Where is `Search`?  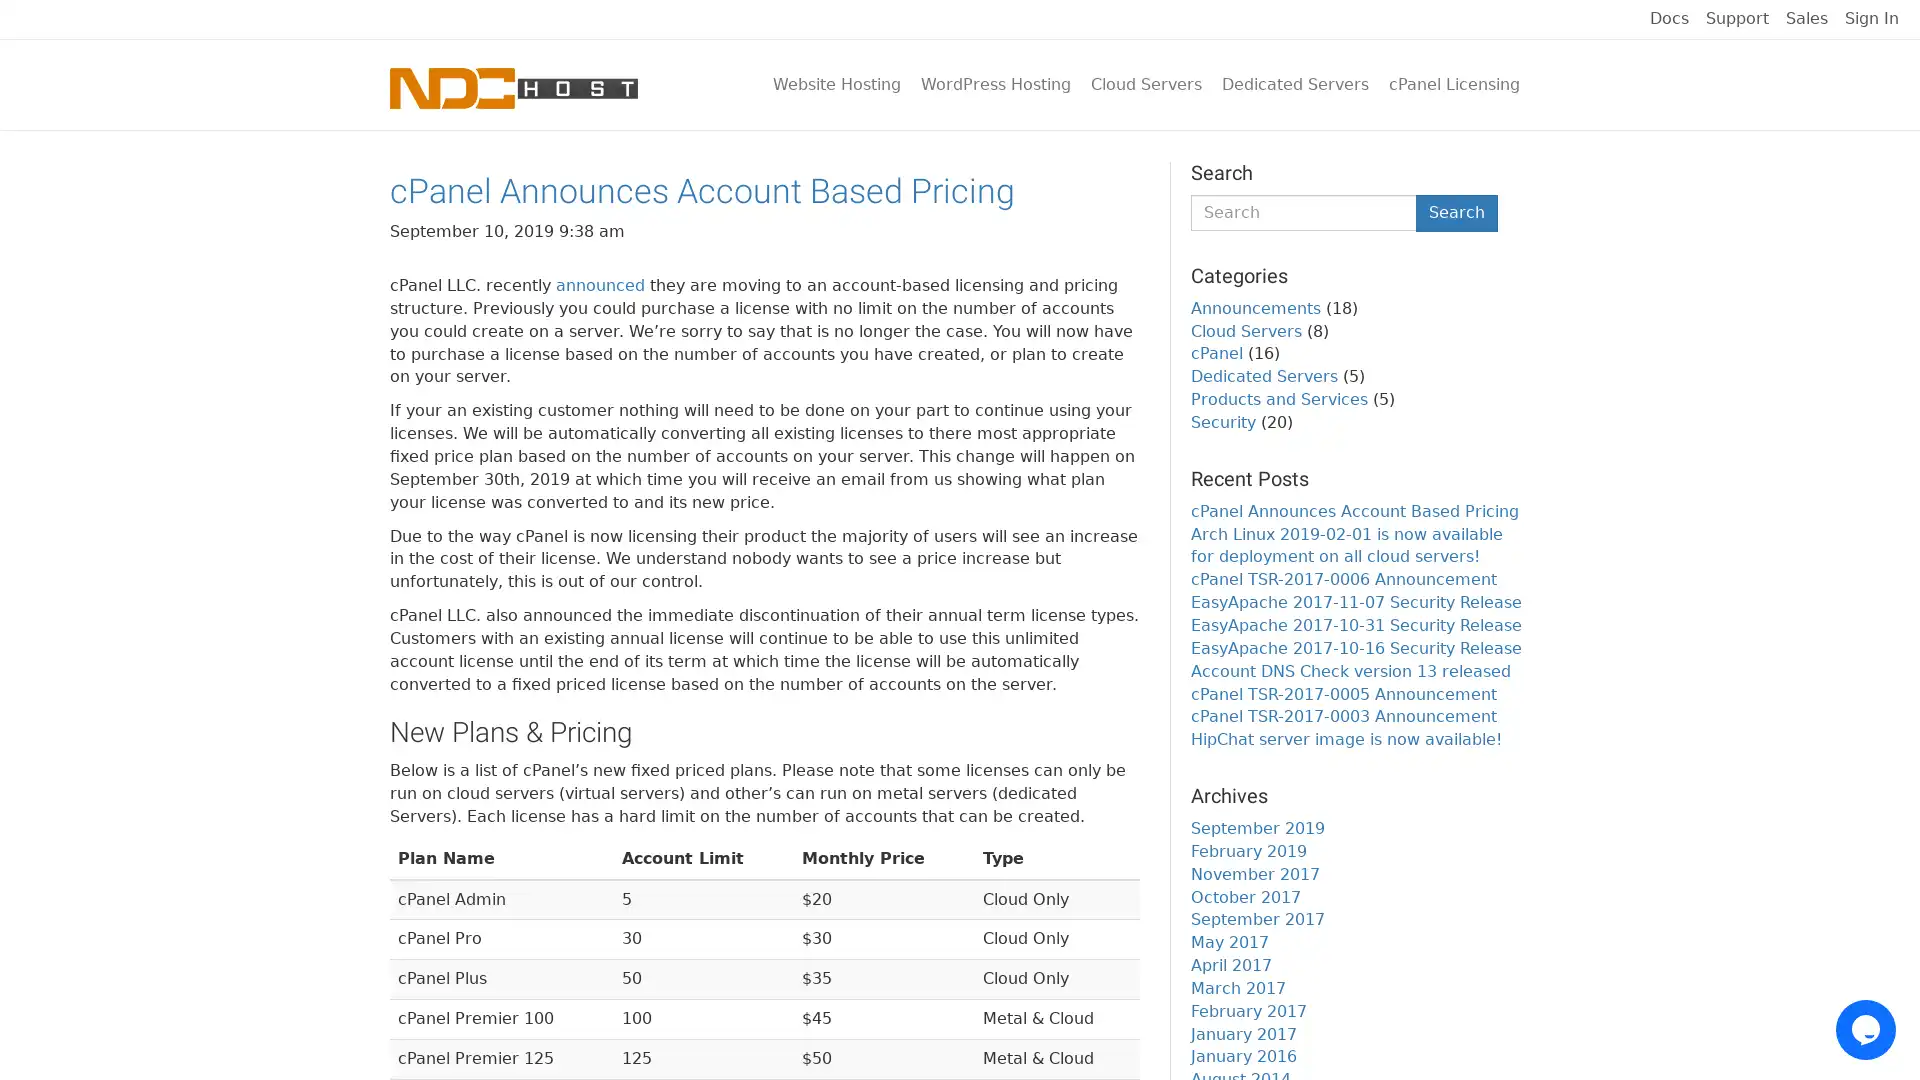
Search is located at coordinates (1457, 212).